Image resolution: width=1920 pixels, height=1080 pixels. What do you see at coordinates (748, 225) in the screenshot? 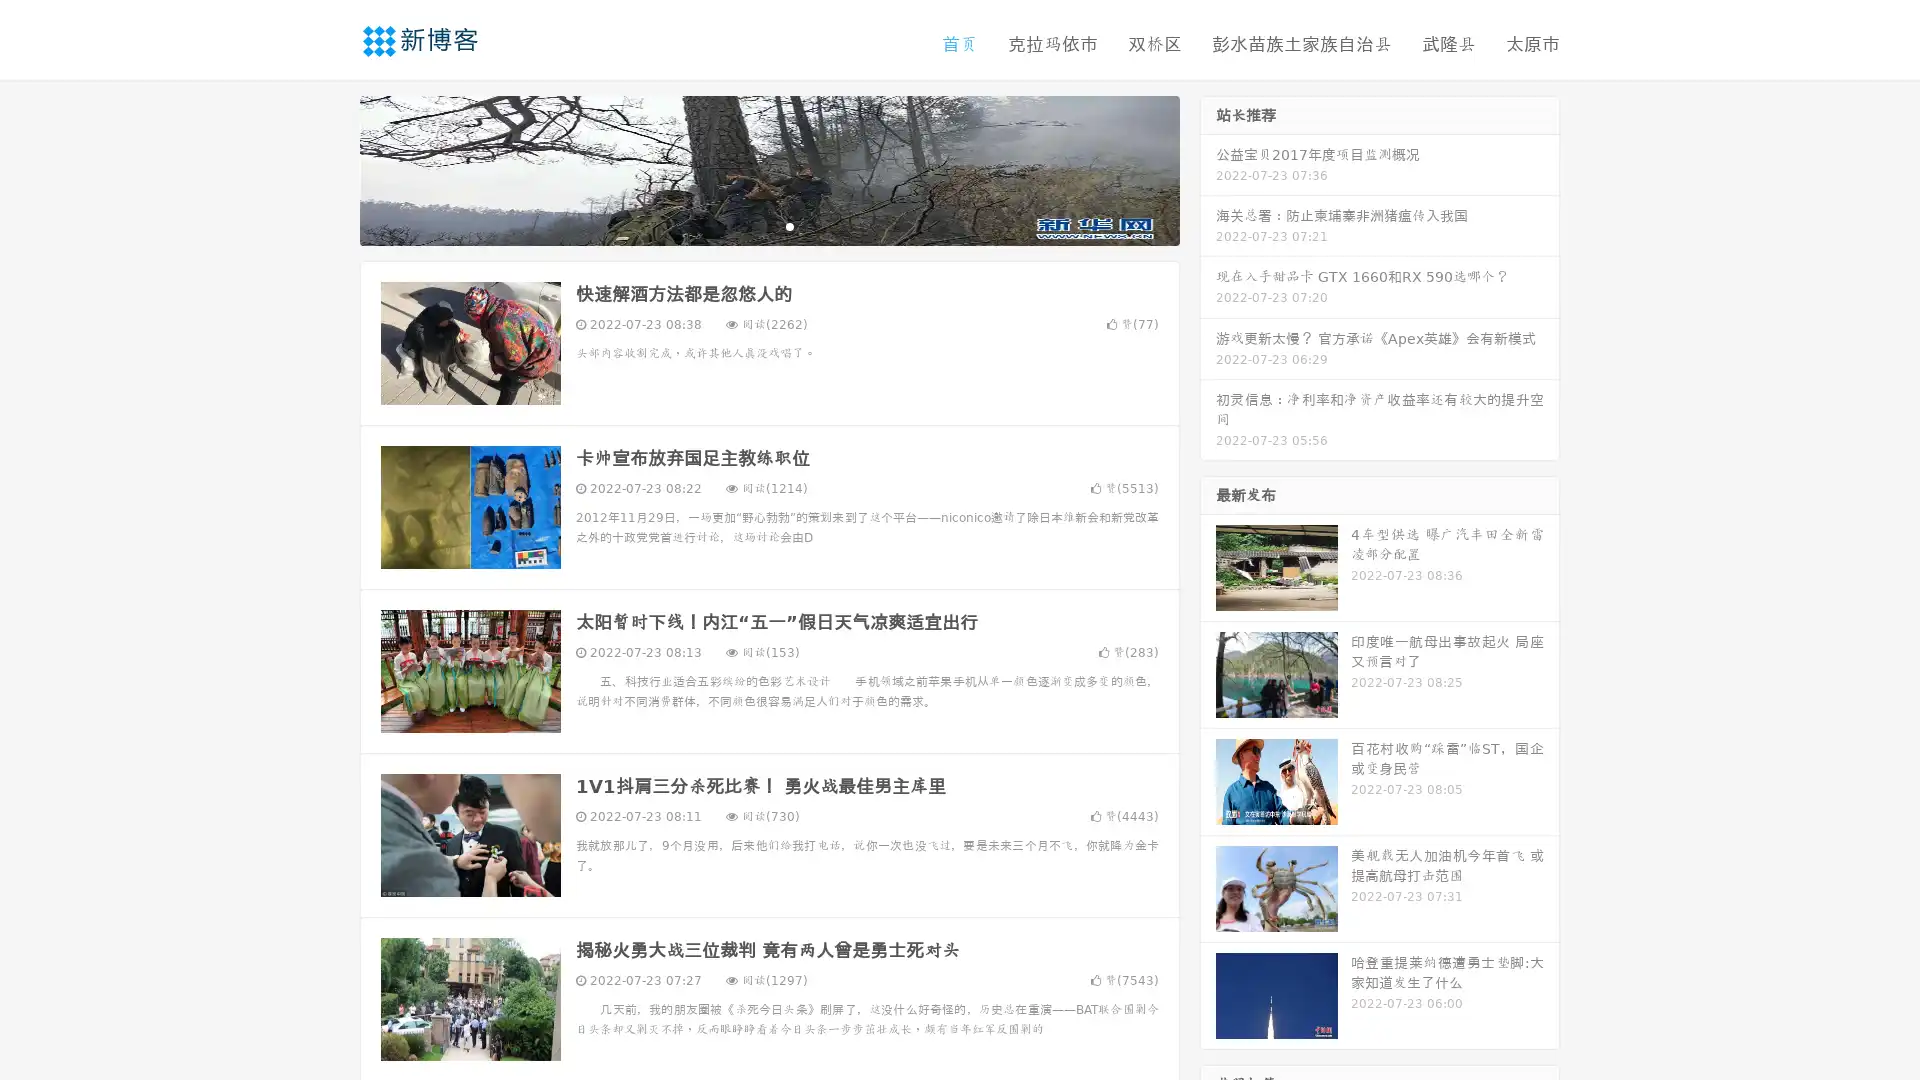
I see `Go to slide 1` at bounding box center [748, 225].